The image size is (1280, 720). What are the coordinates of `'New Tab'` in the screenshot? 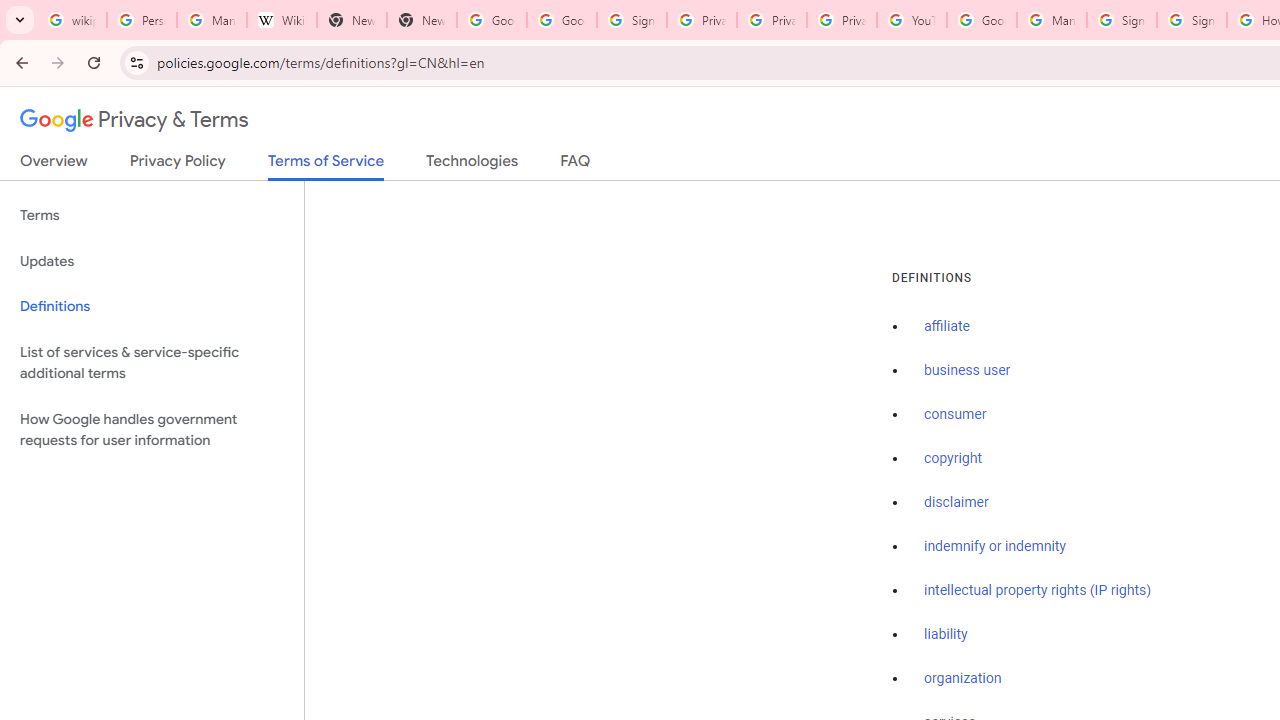 It's located at (420, 20).